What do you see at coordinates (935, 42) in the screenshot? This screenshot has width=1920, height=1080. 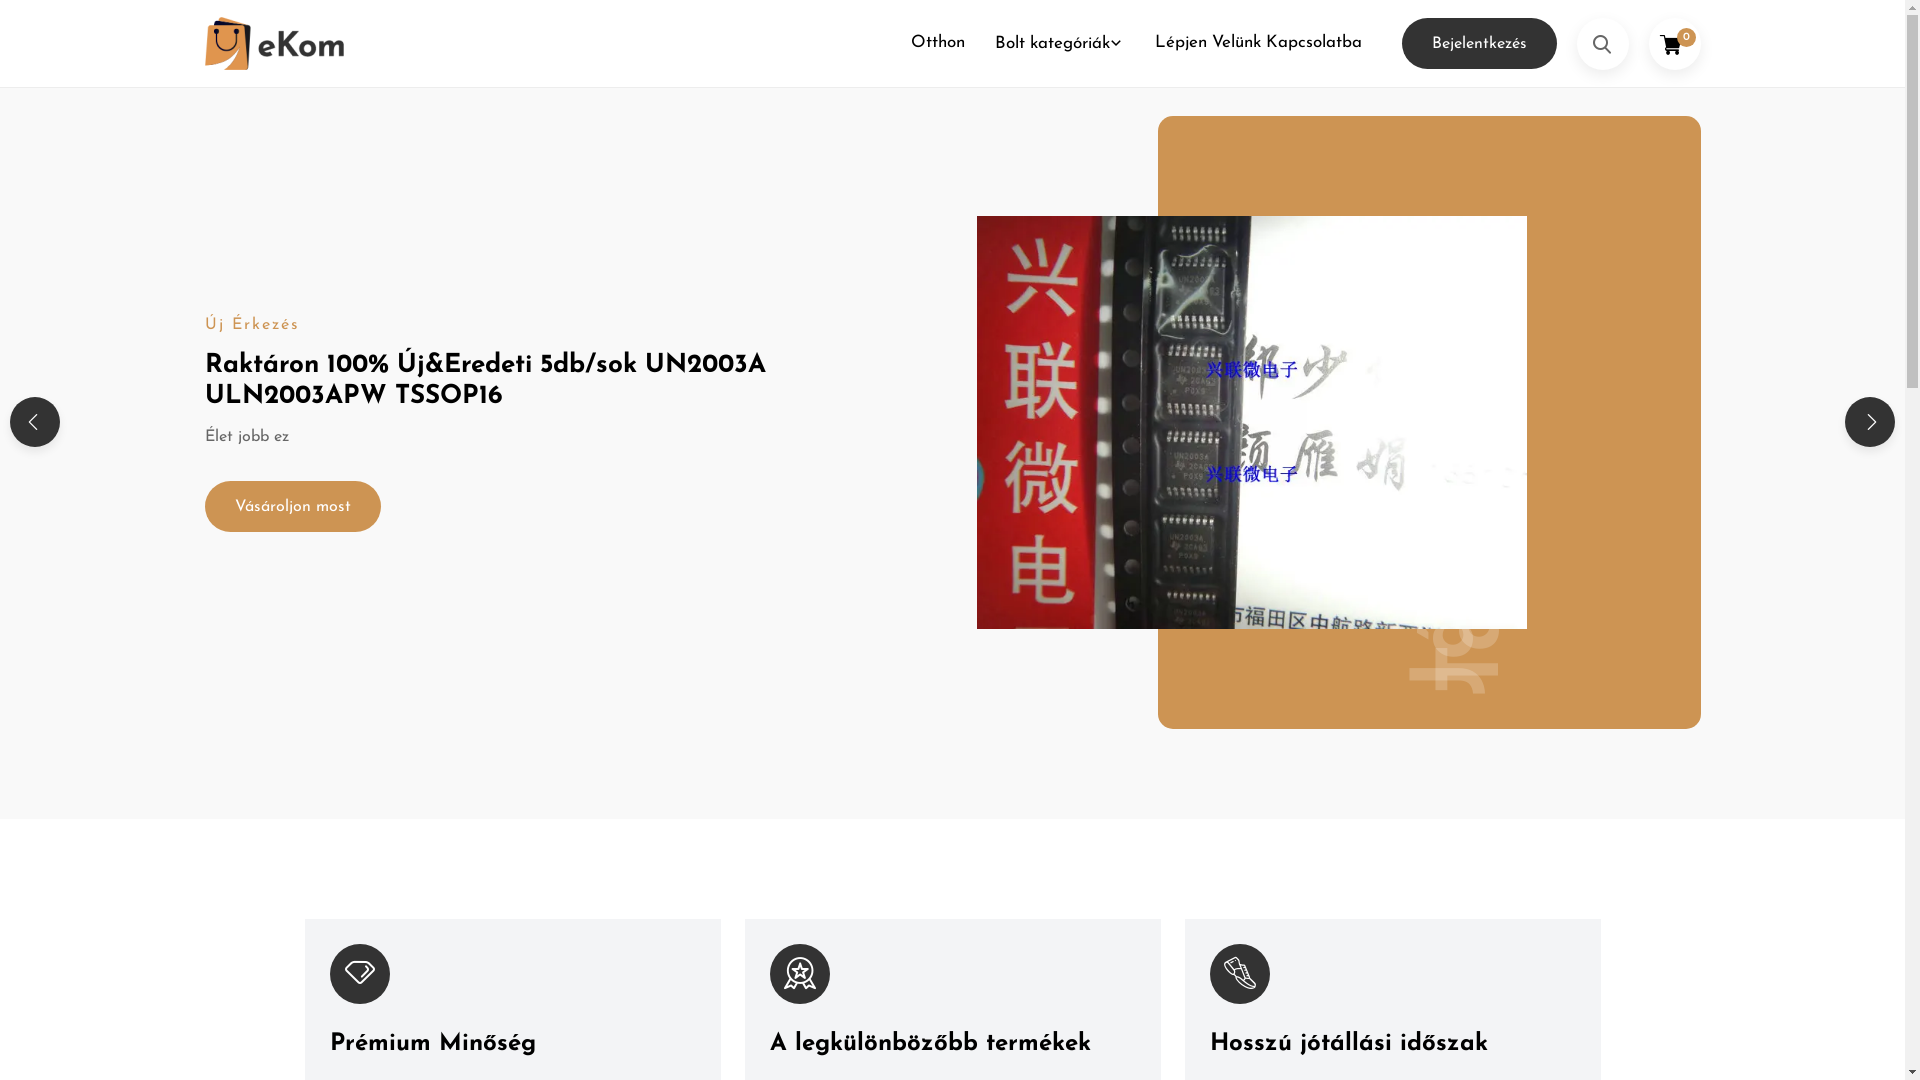 I see `'Otthon'` at bounding box center [935, 42].